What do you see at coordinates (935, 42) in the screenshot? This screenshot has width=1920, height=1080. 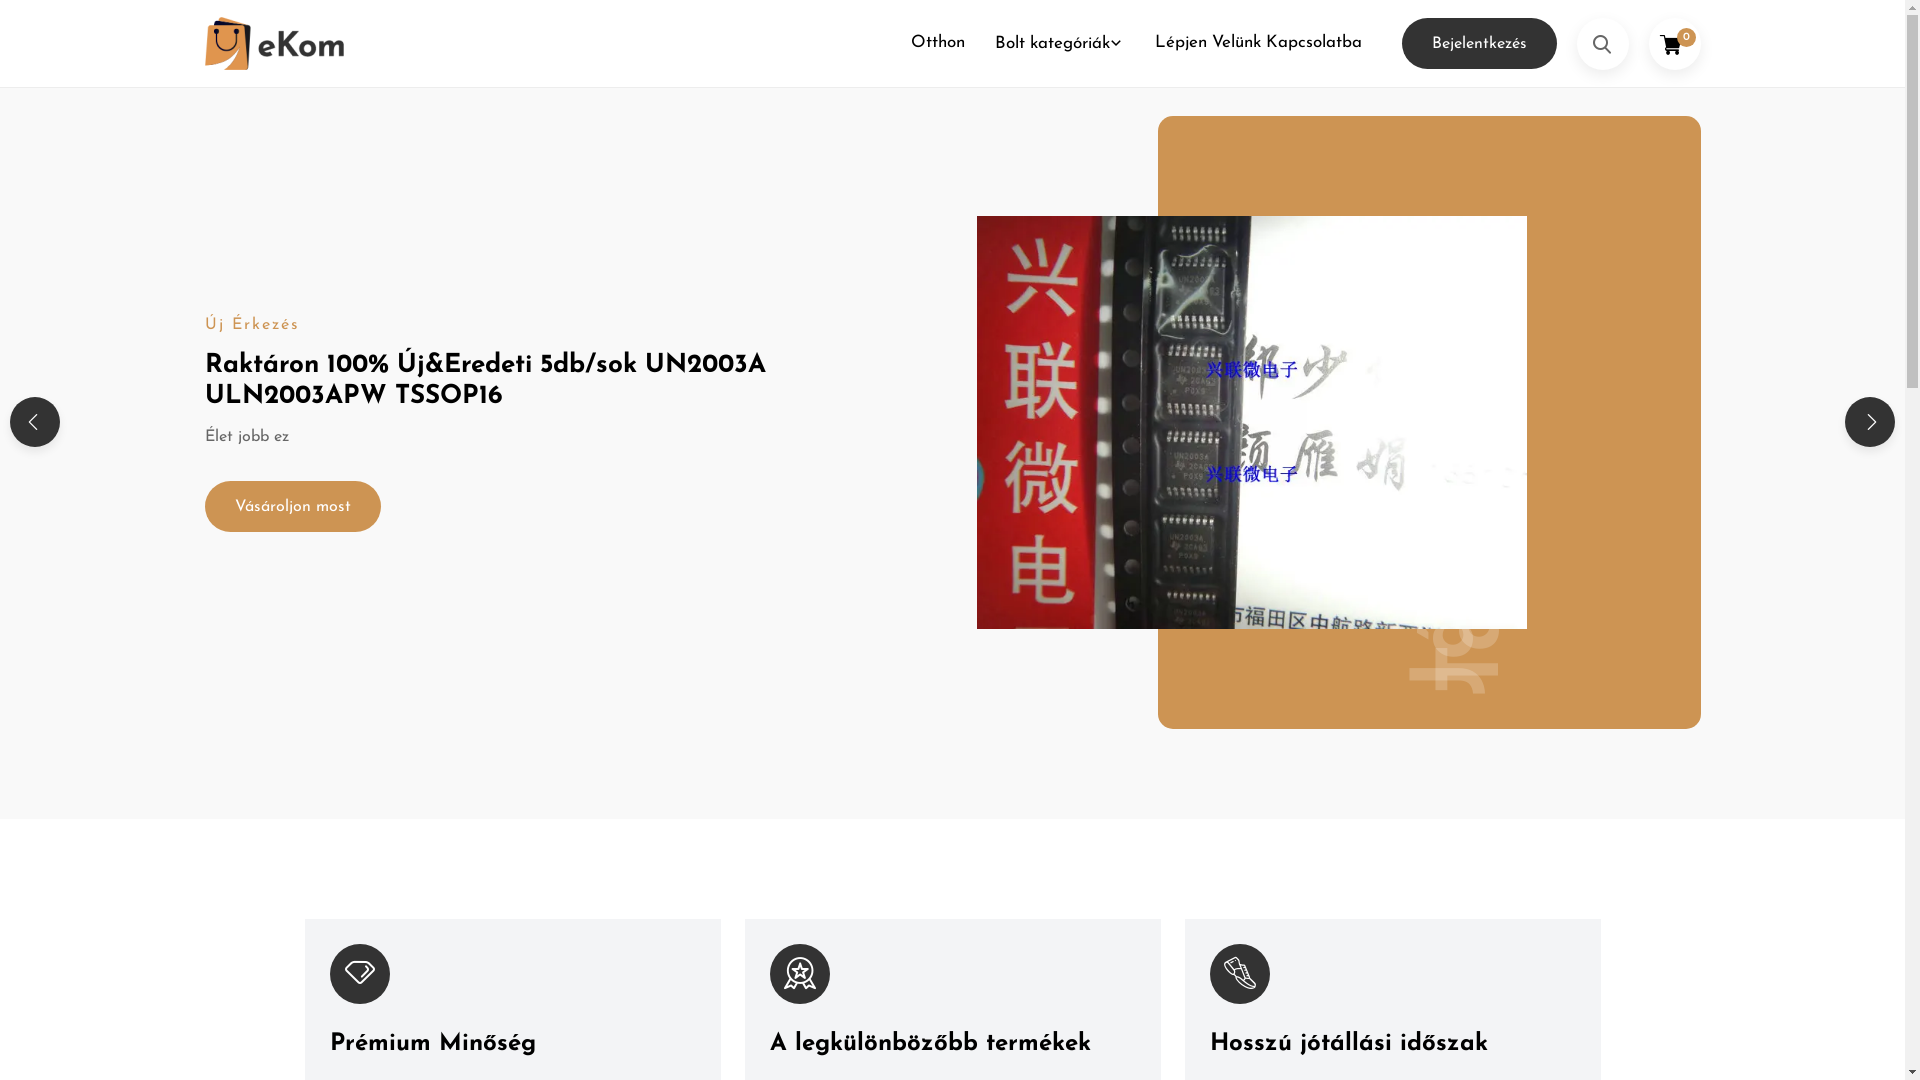 I see `'Otthon'` at bounding box center [935, 42].